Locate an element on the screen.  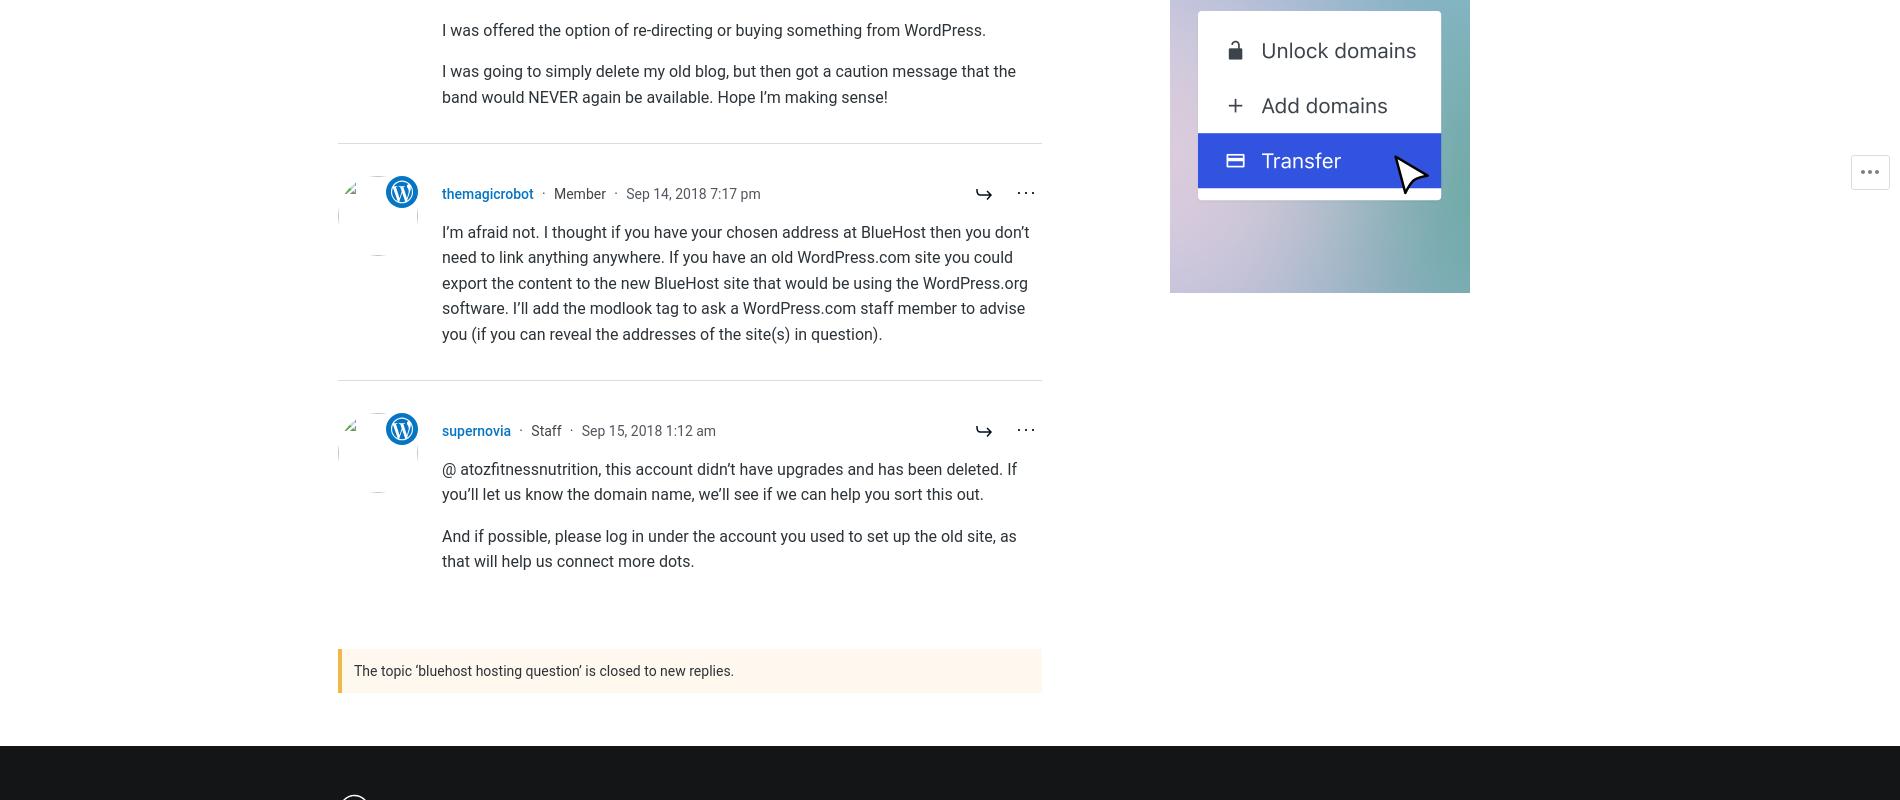
'Member' is located at coordinates (581, 191).